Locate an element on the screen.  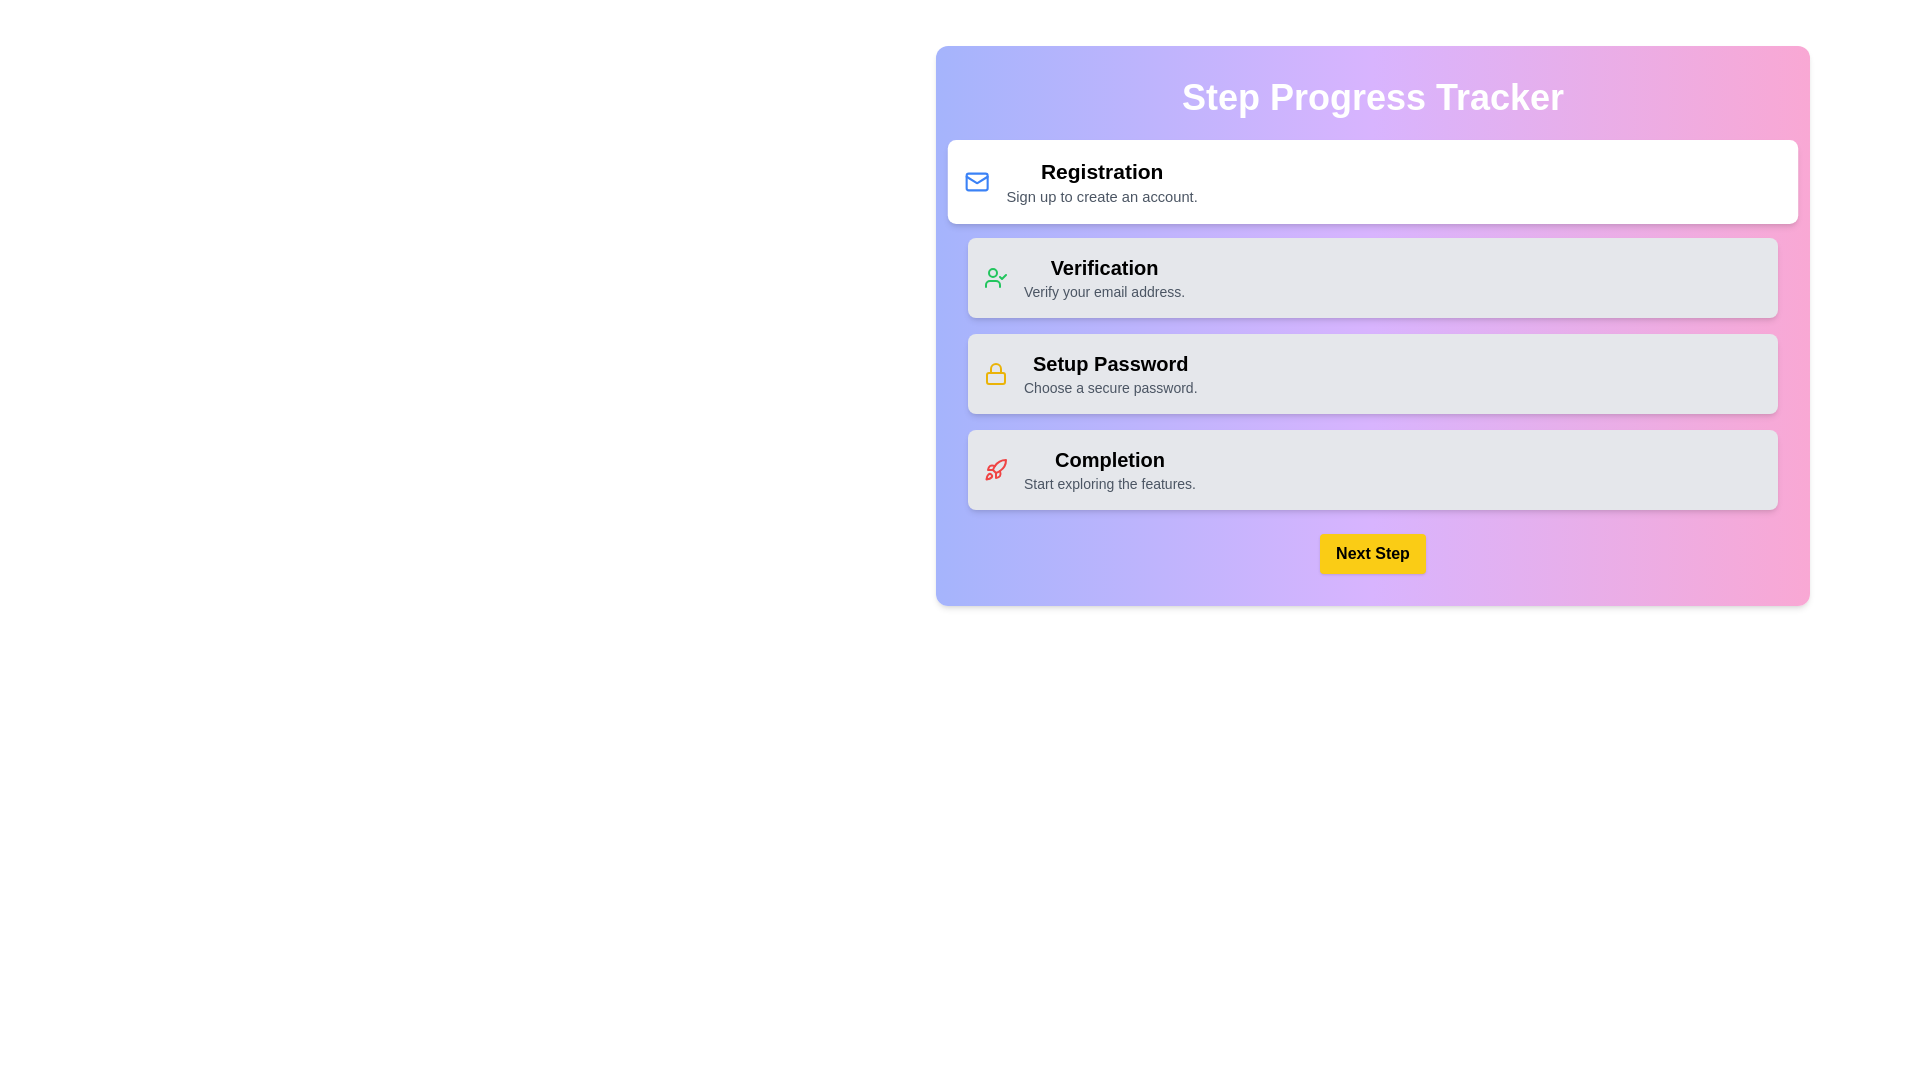
the rectangular button with a bright yellow background labeled 'Next Step' to observe any visual feedback is located at coordinates (1371, 554).